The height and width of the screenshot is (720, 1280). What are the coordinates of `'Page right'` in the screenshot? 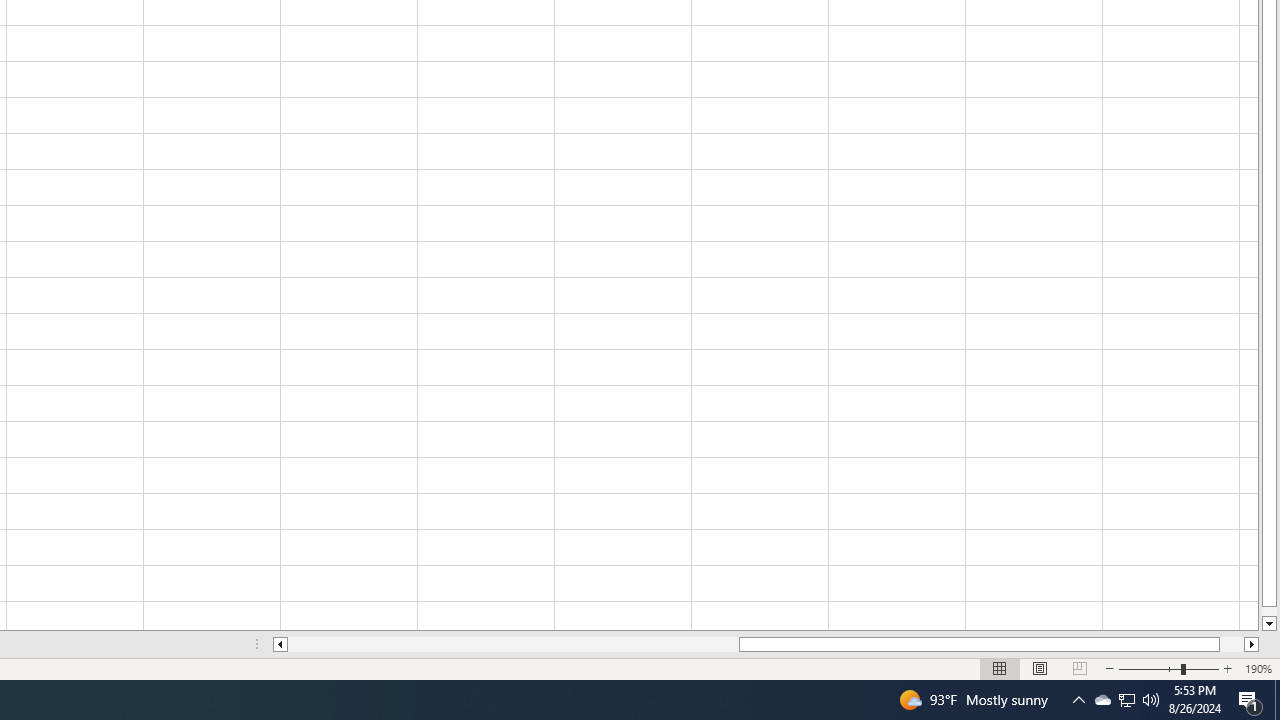 It's located at (1231, 644).